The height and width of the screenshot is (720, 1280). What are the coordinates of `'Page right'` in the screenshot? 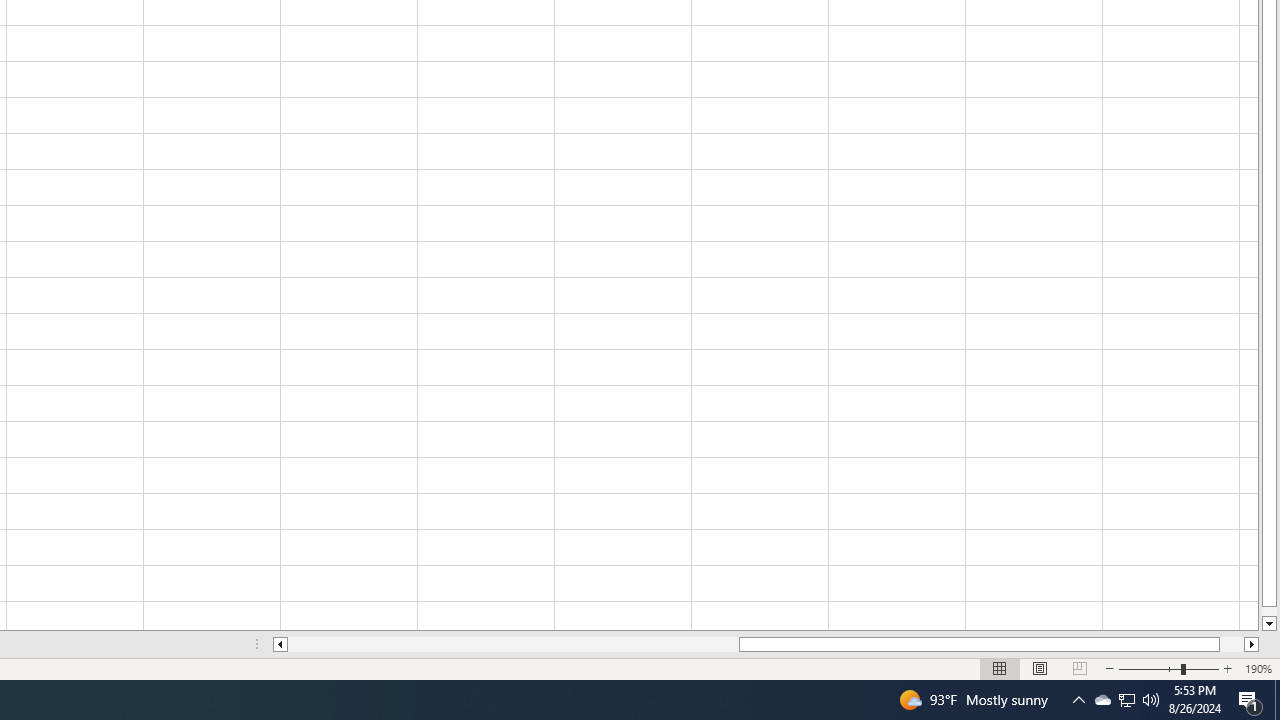 It's located at (1231, 644).